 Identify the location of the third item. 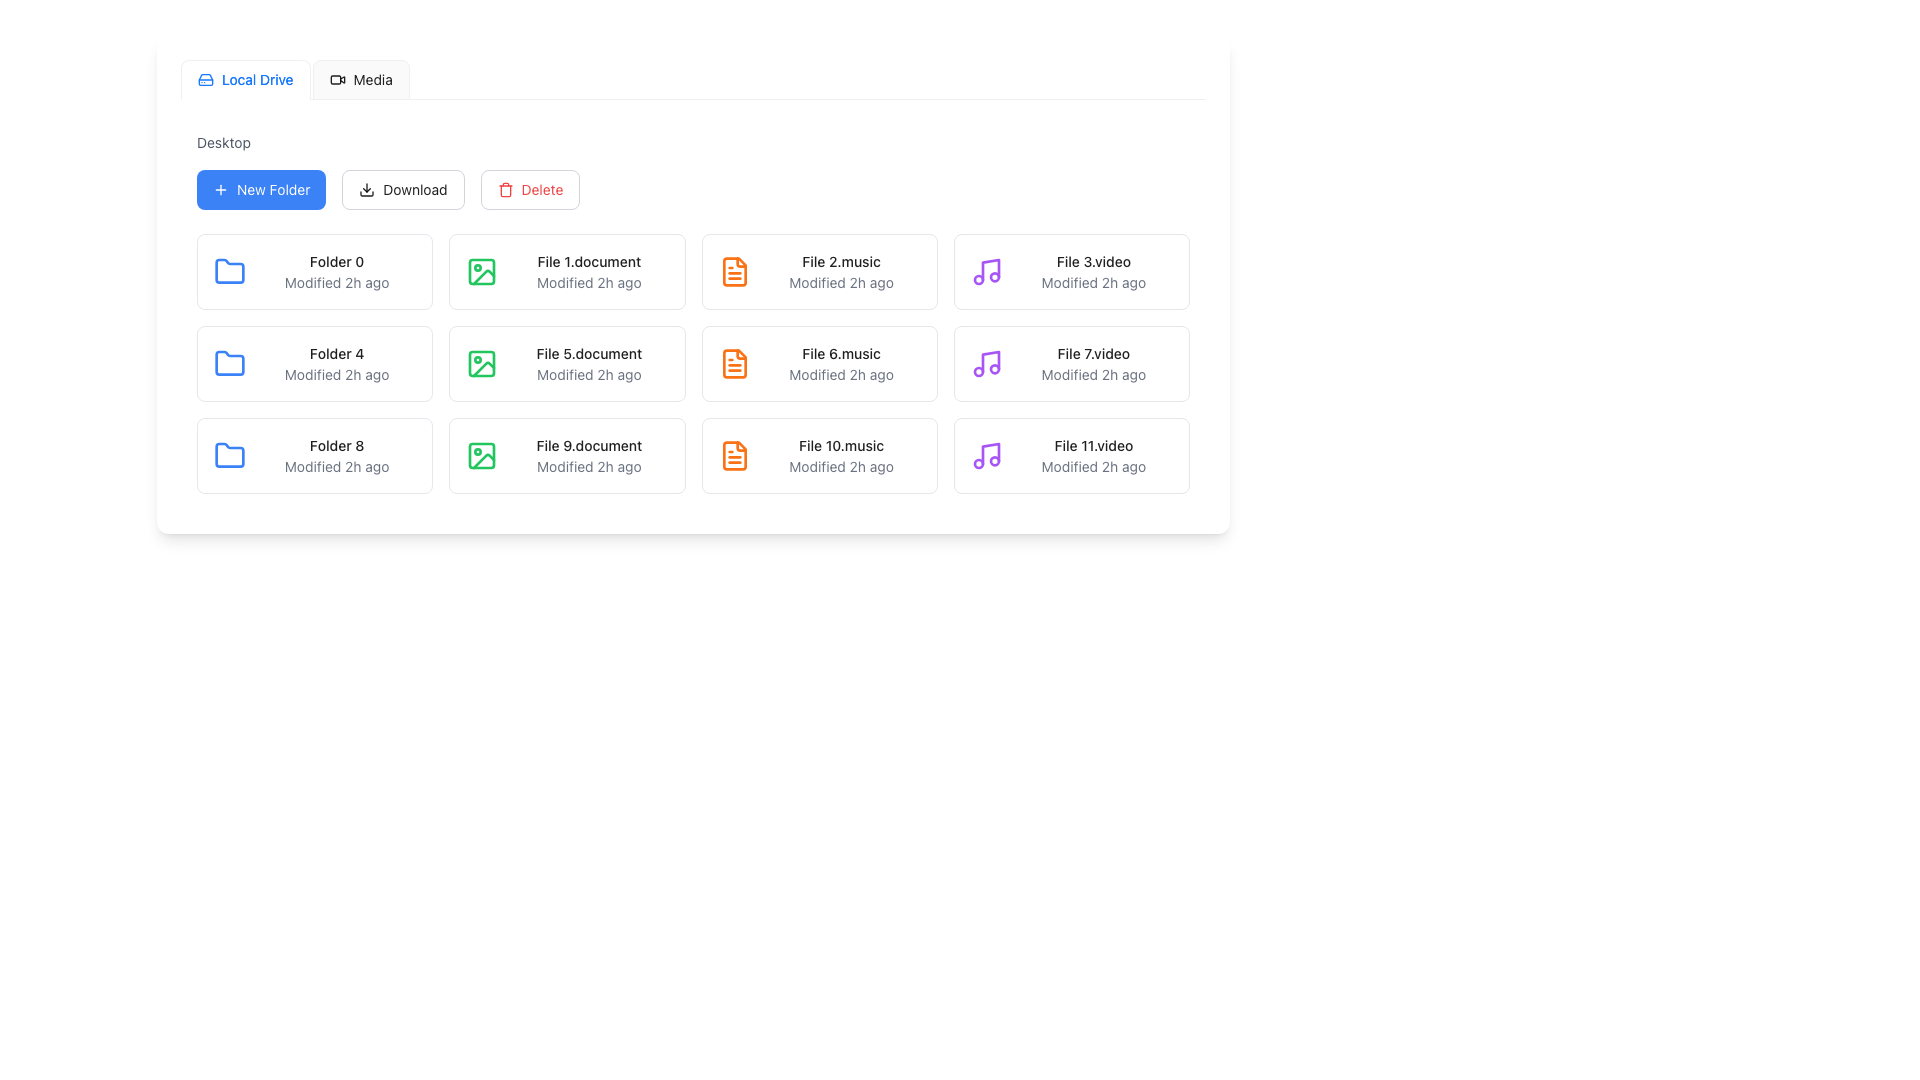
(1070, 272).